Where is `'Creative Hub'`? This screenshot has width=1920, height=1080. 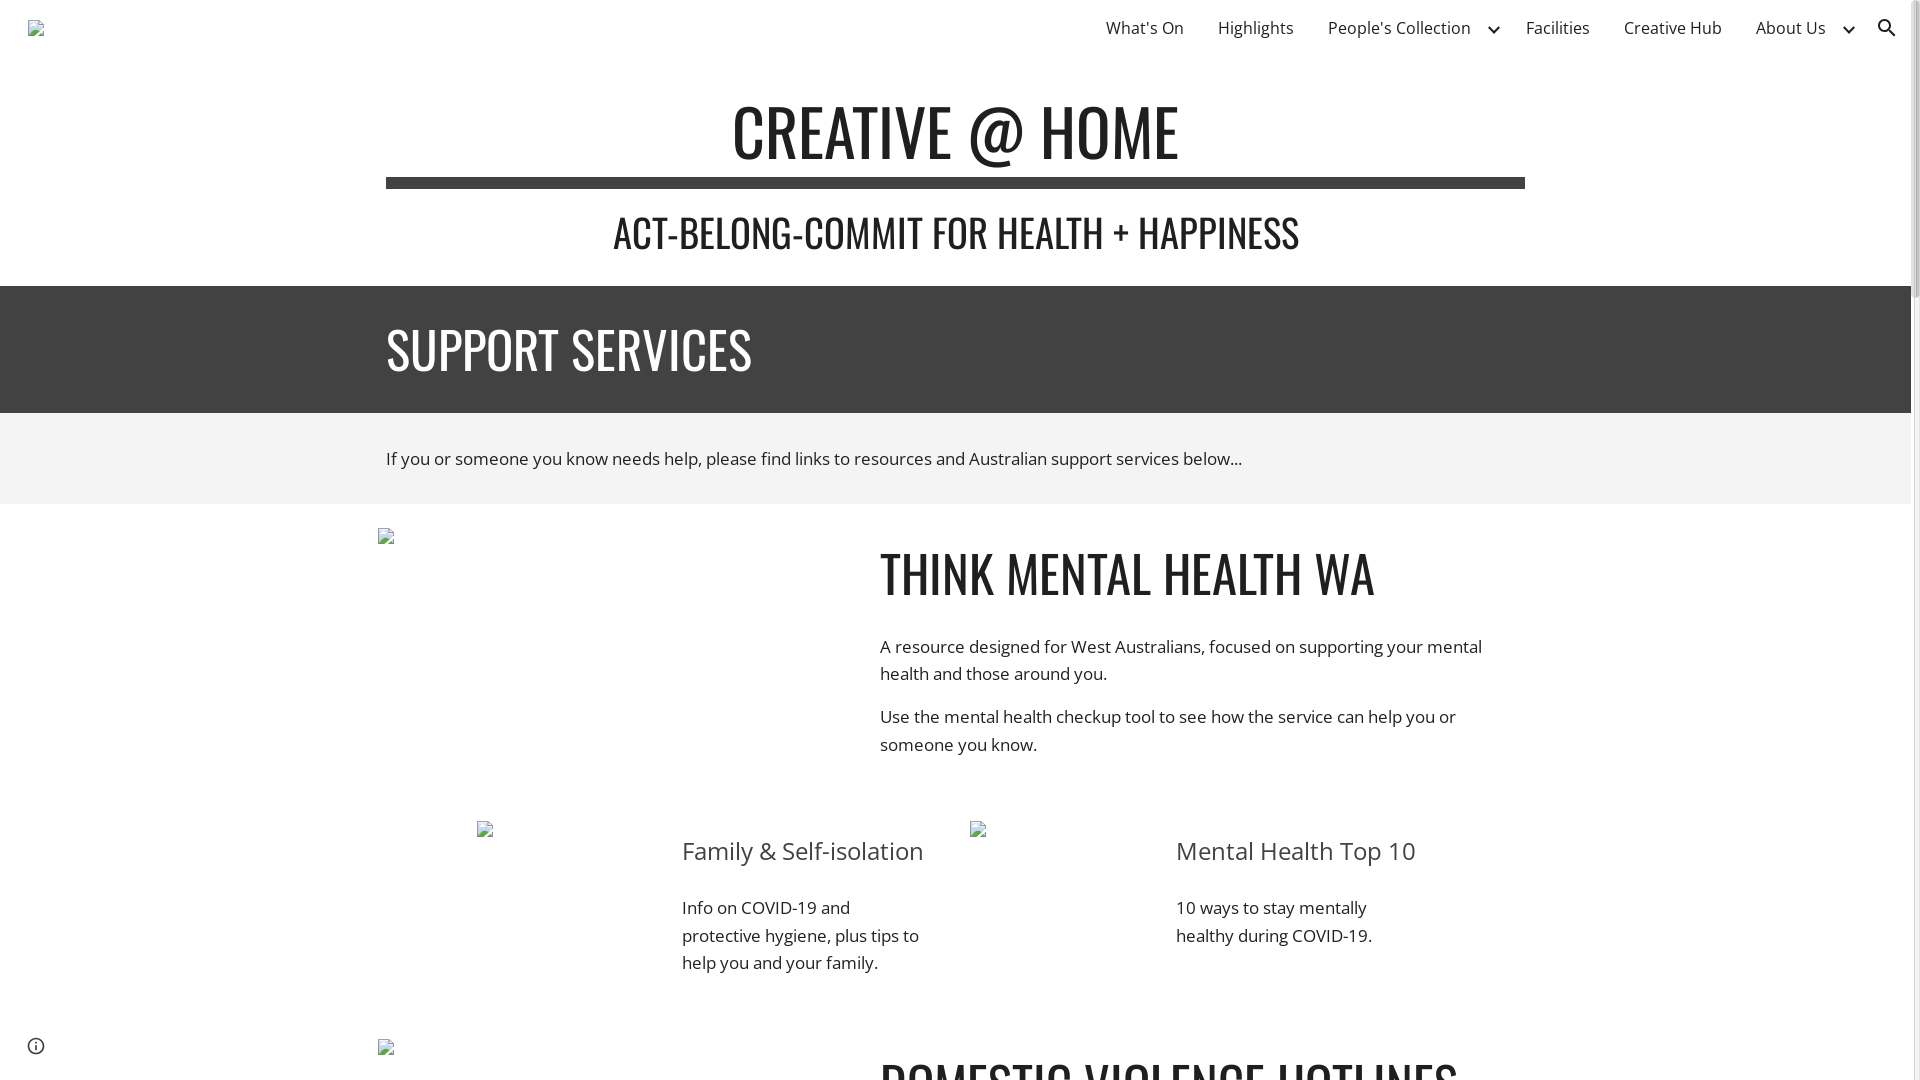 'Creative Hub' is located at coordinates (1673, 27).